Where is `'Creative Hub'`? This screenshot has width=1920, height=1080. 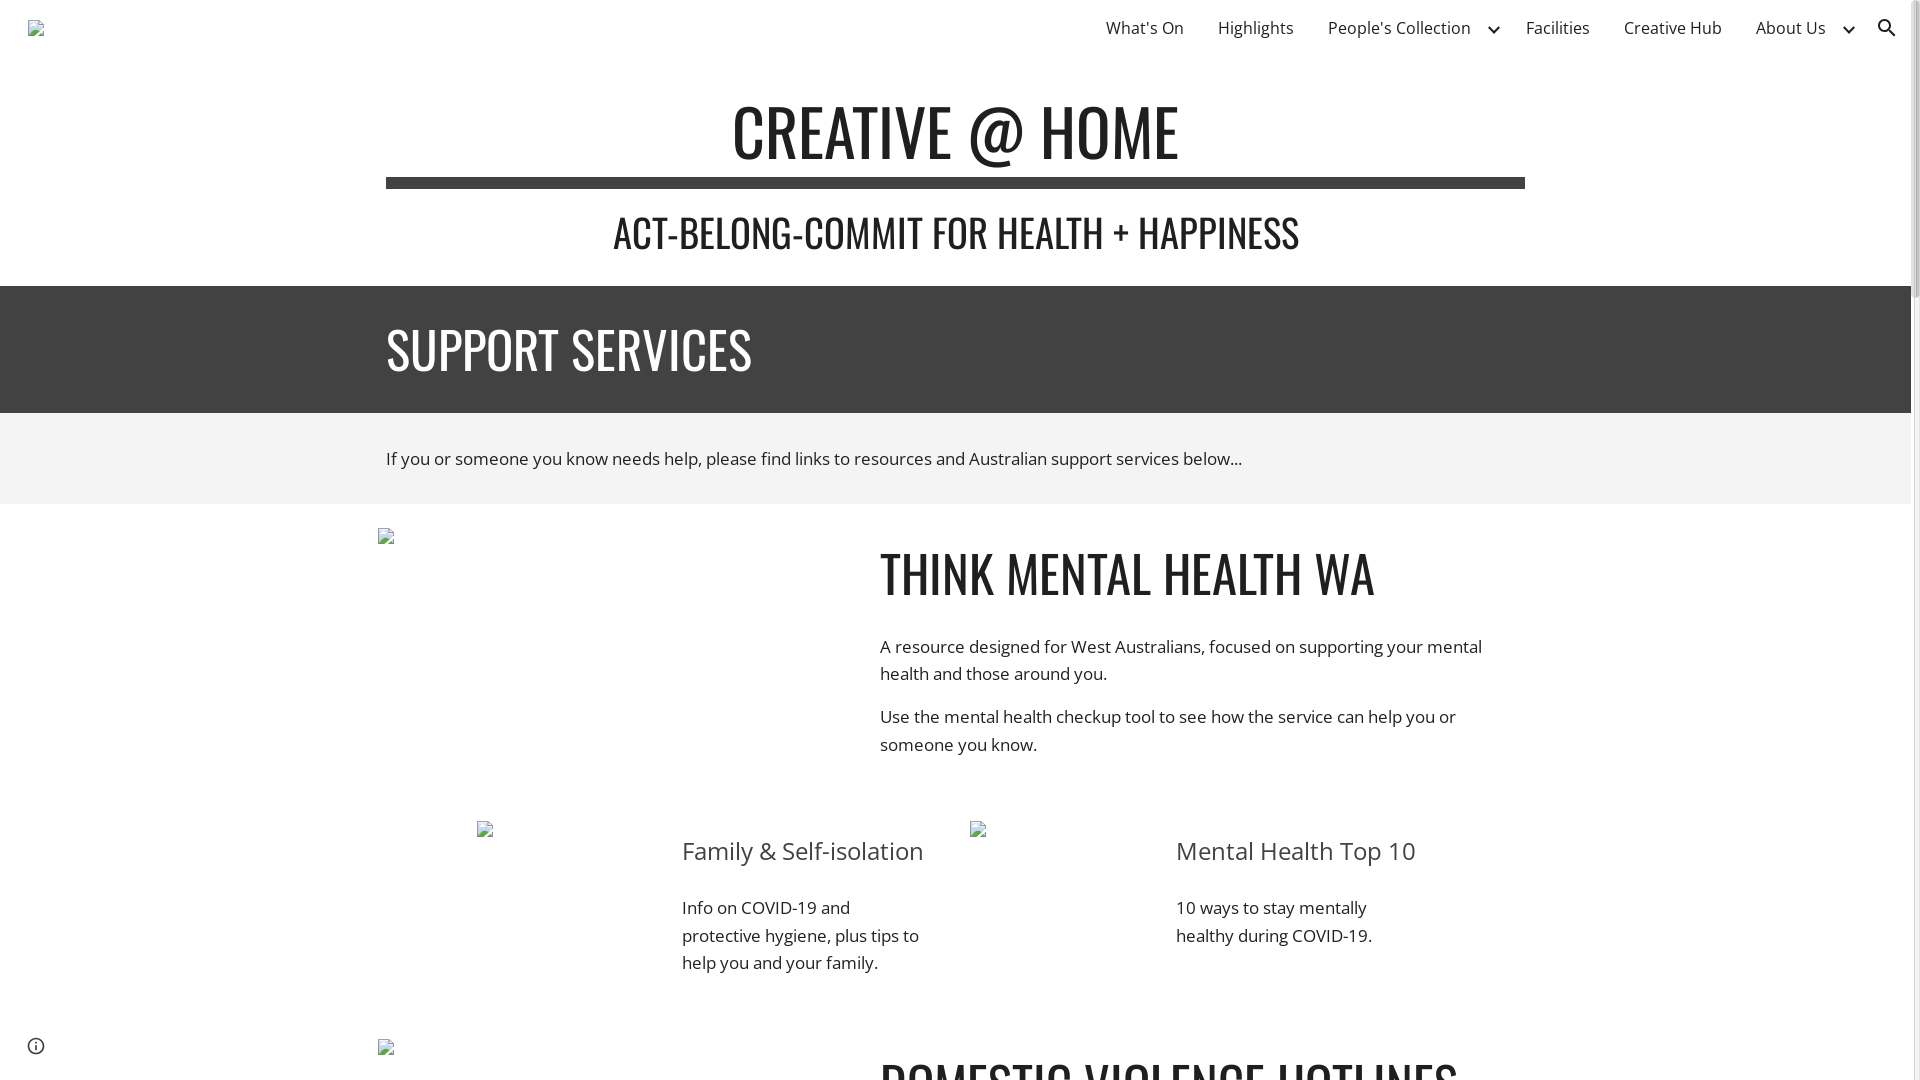 'Creative Hub' is located at coordinates (1673, 27).